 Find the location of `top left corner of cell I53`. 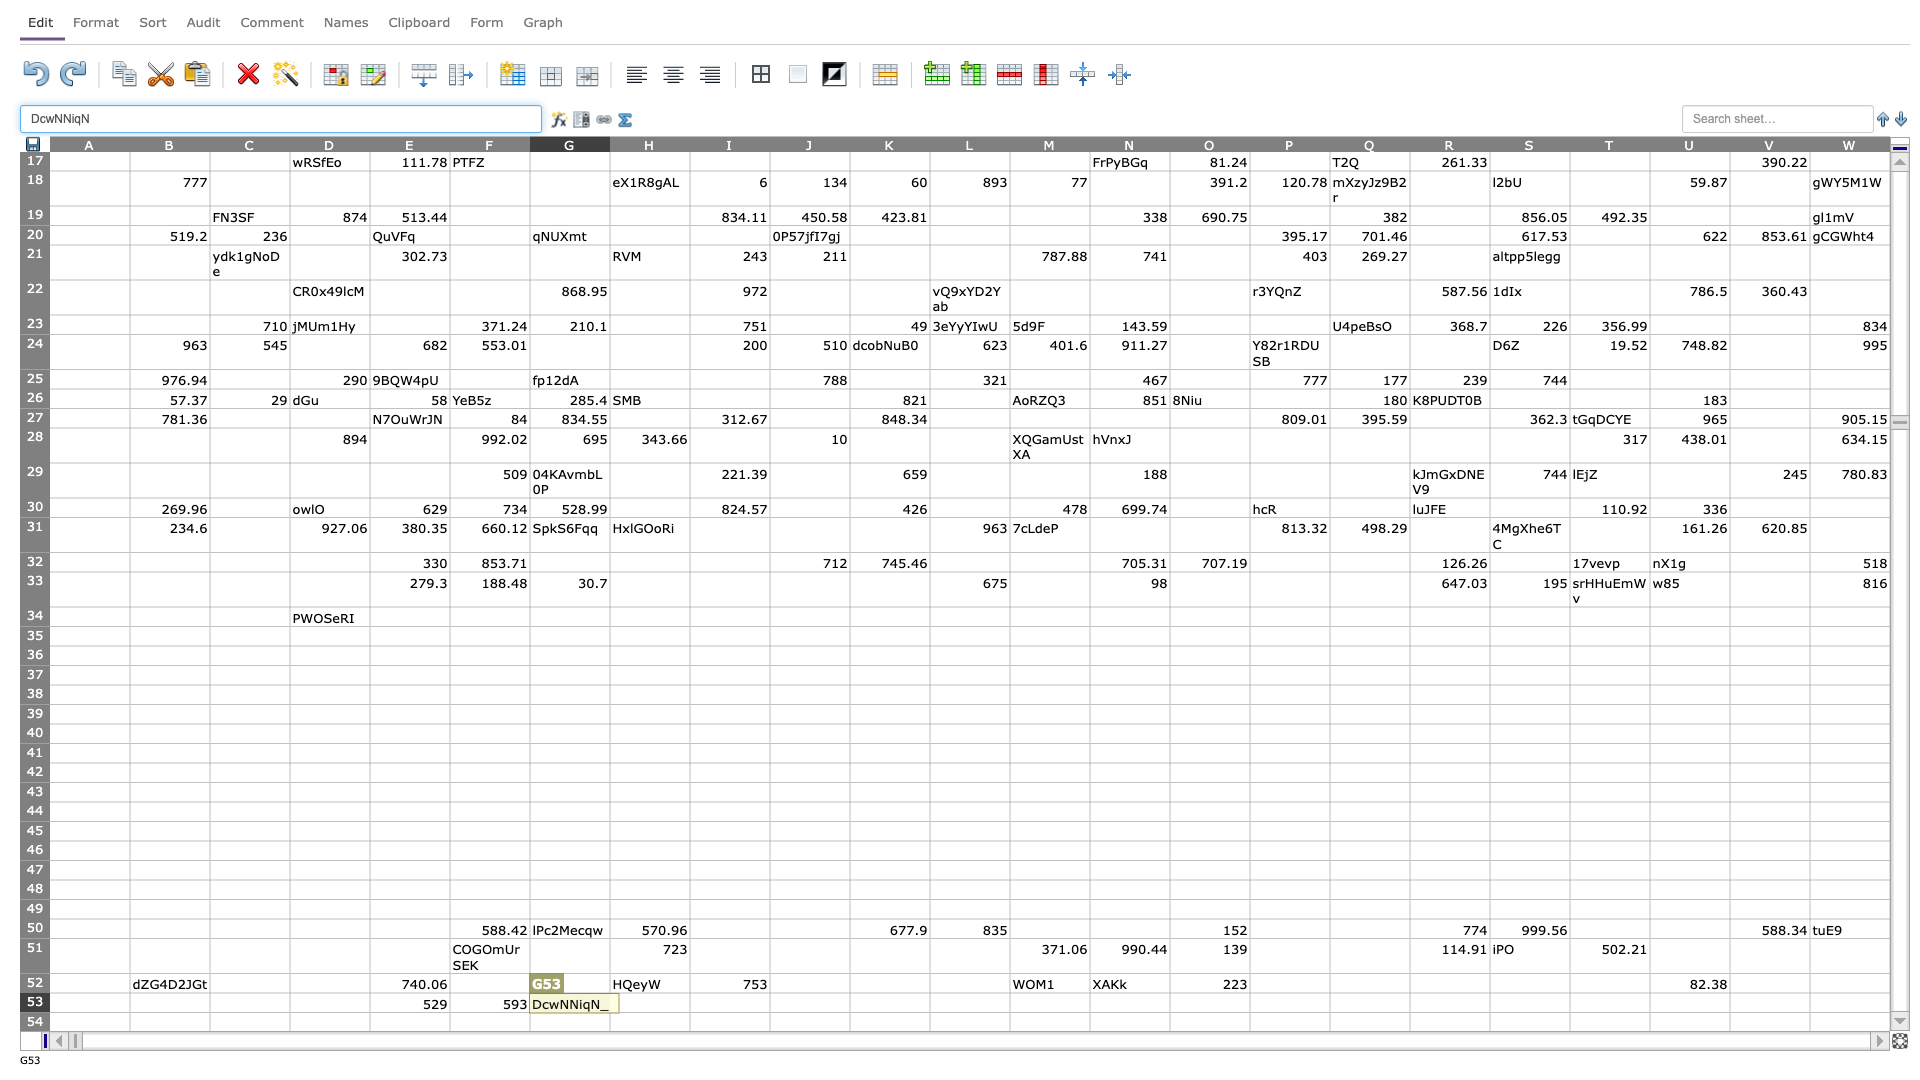

top left corner of cell I53 is located at coordinates (690, 992).